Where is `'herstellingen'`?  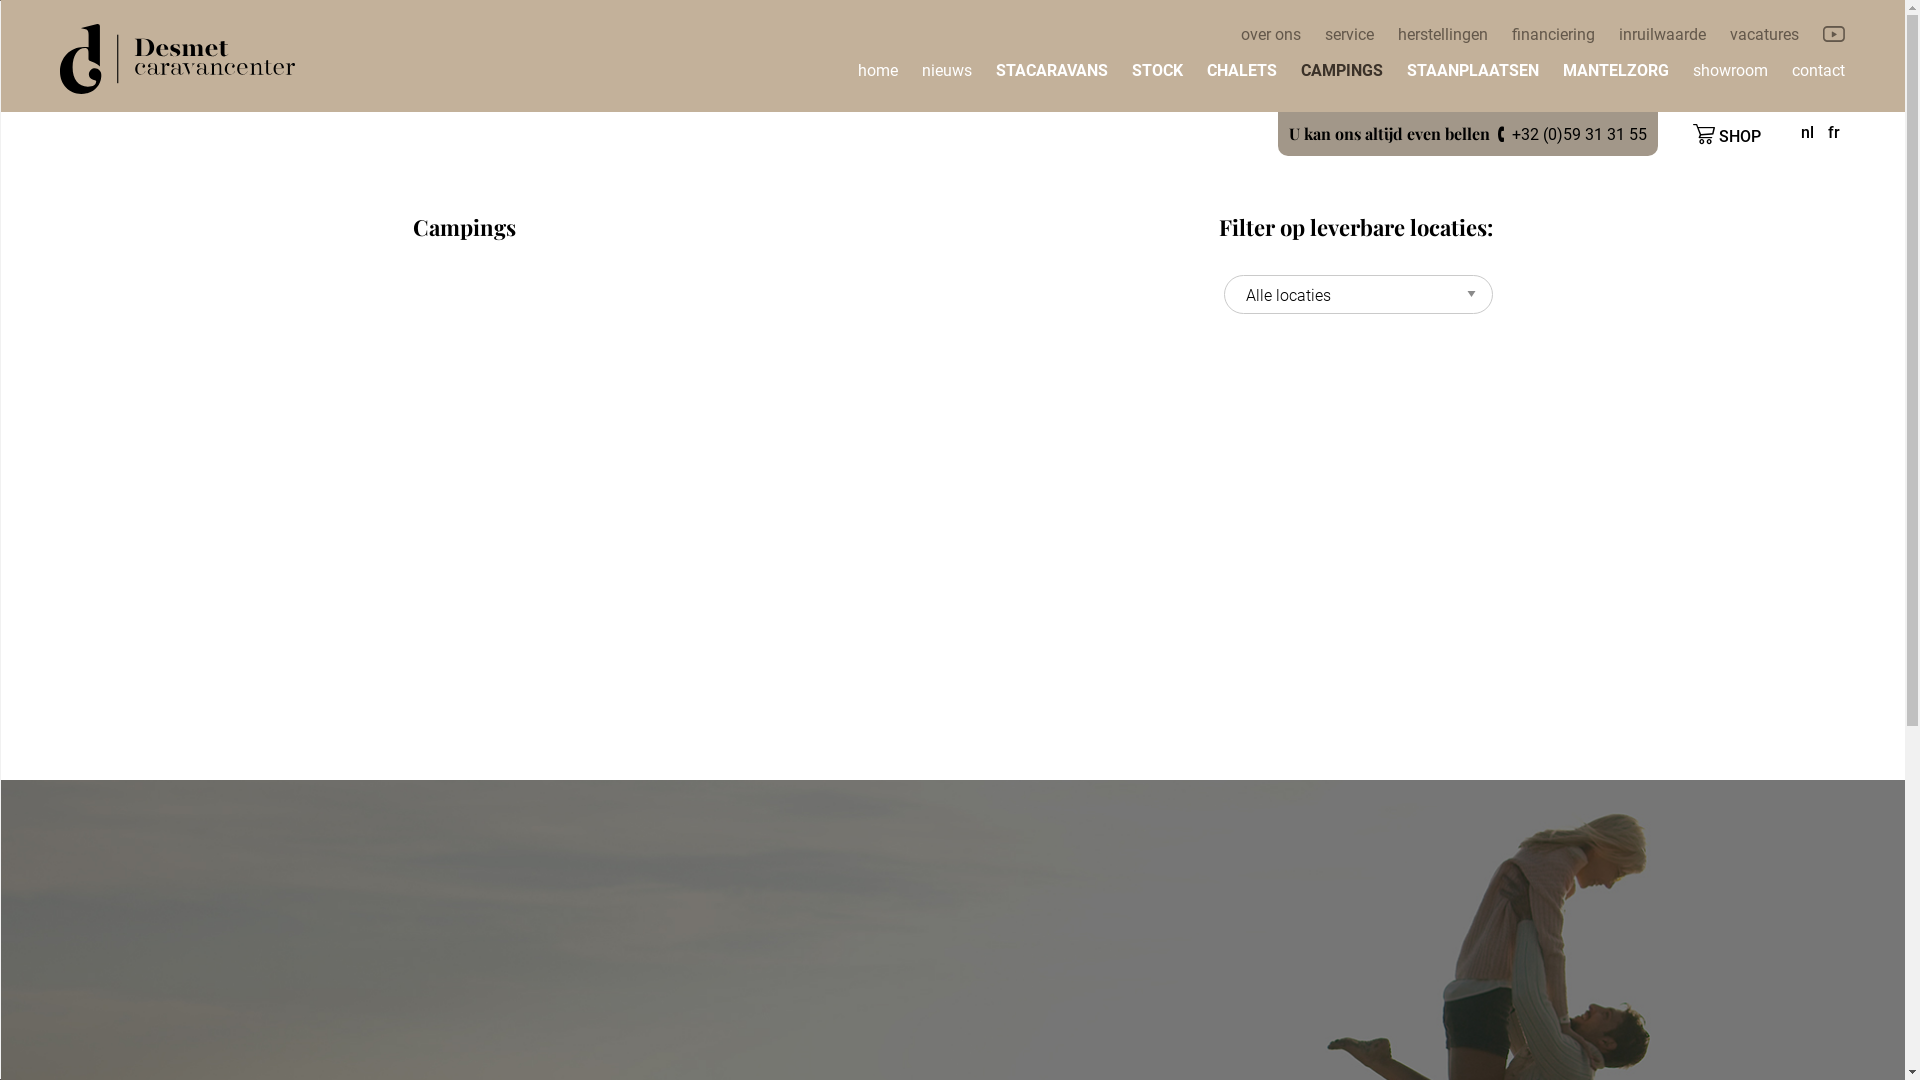 'herstellingen' is located at coordinates (1443, 34).